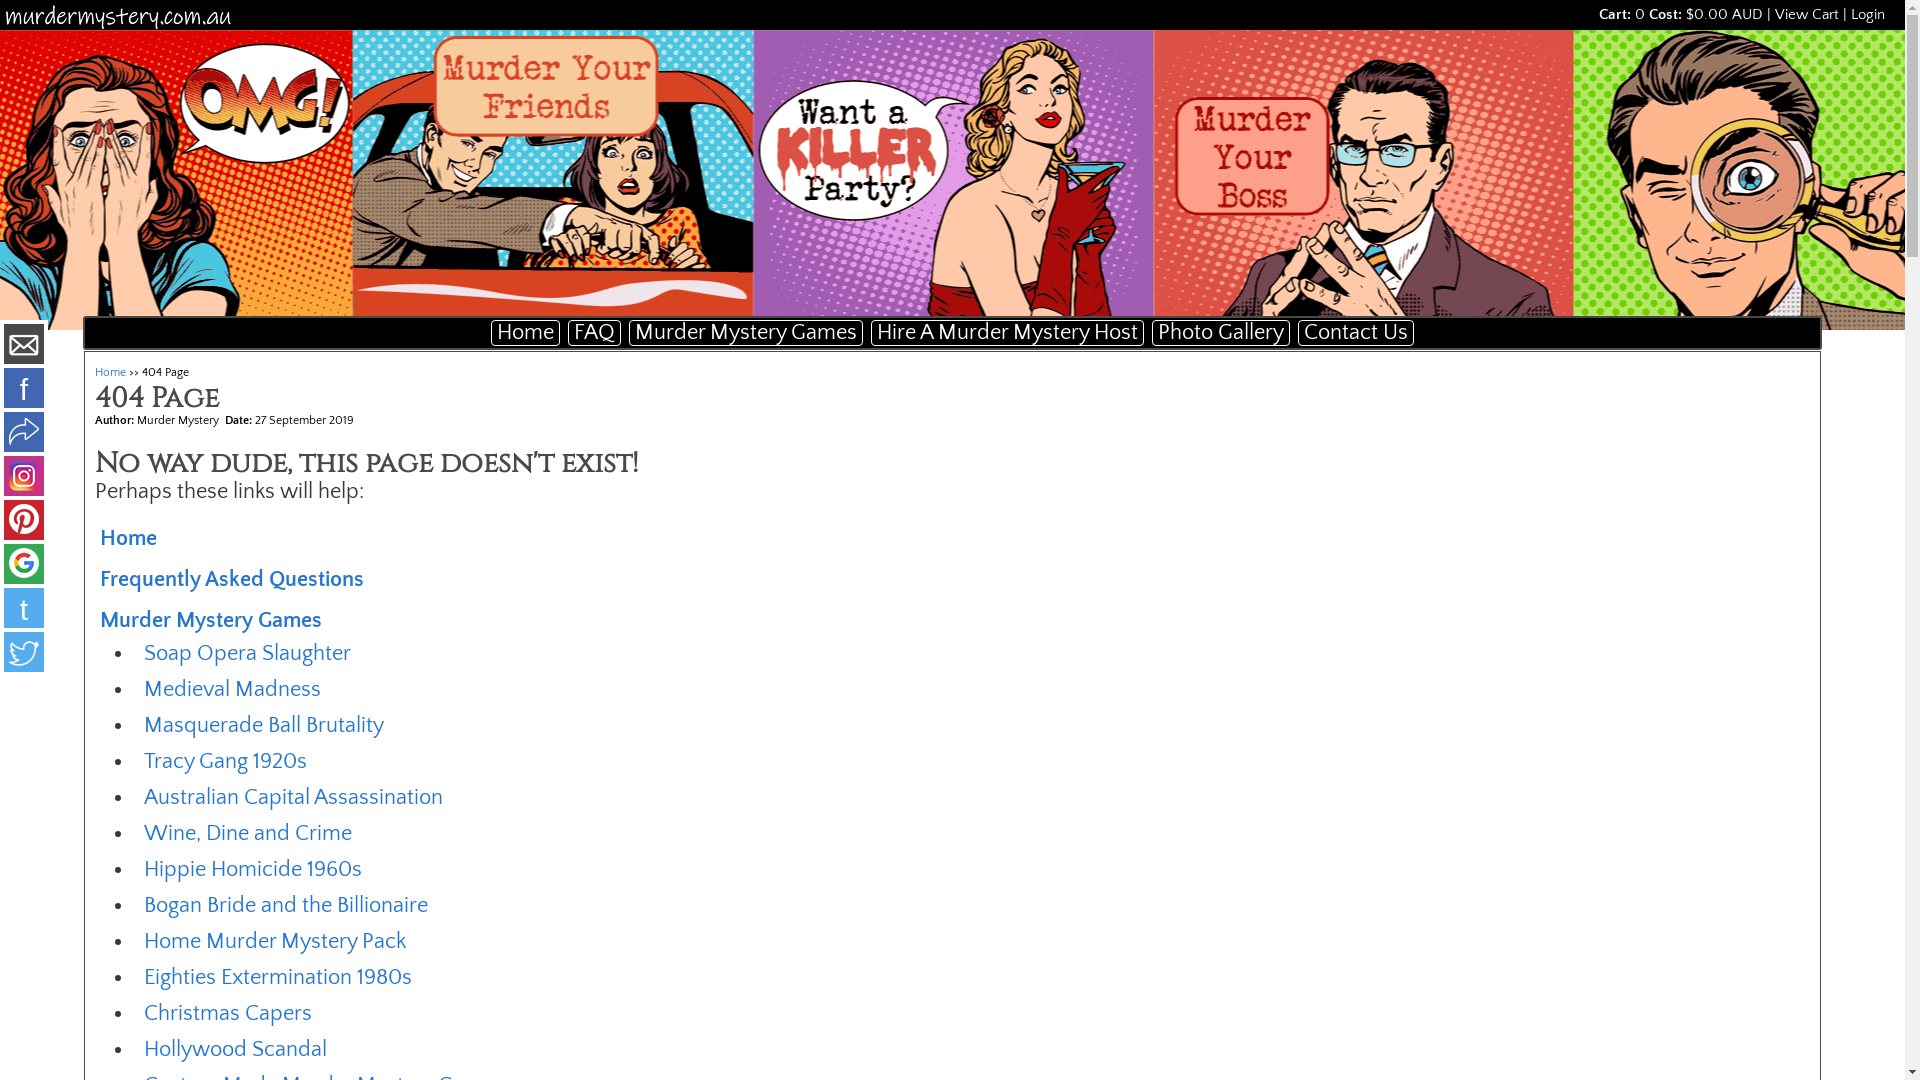 This screenshot has width=1920, height=1080. What do you see at coordinates (263, 725) in the screenshot?
I see `'Masquerade Ball Brutality'` at bounding box center [263, 725].